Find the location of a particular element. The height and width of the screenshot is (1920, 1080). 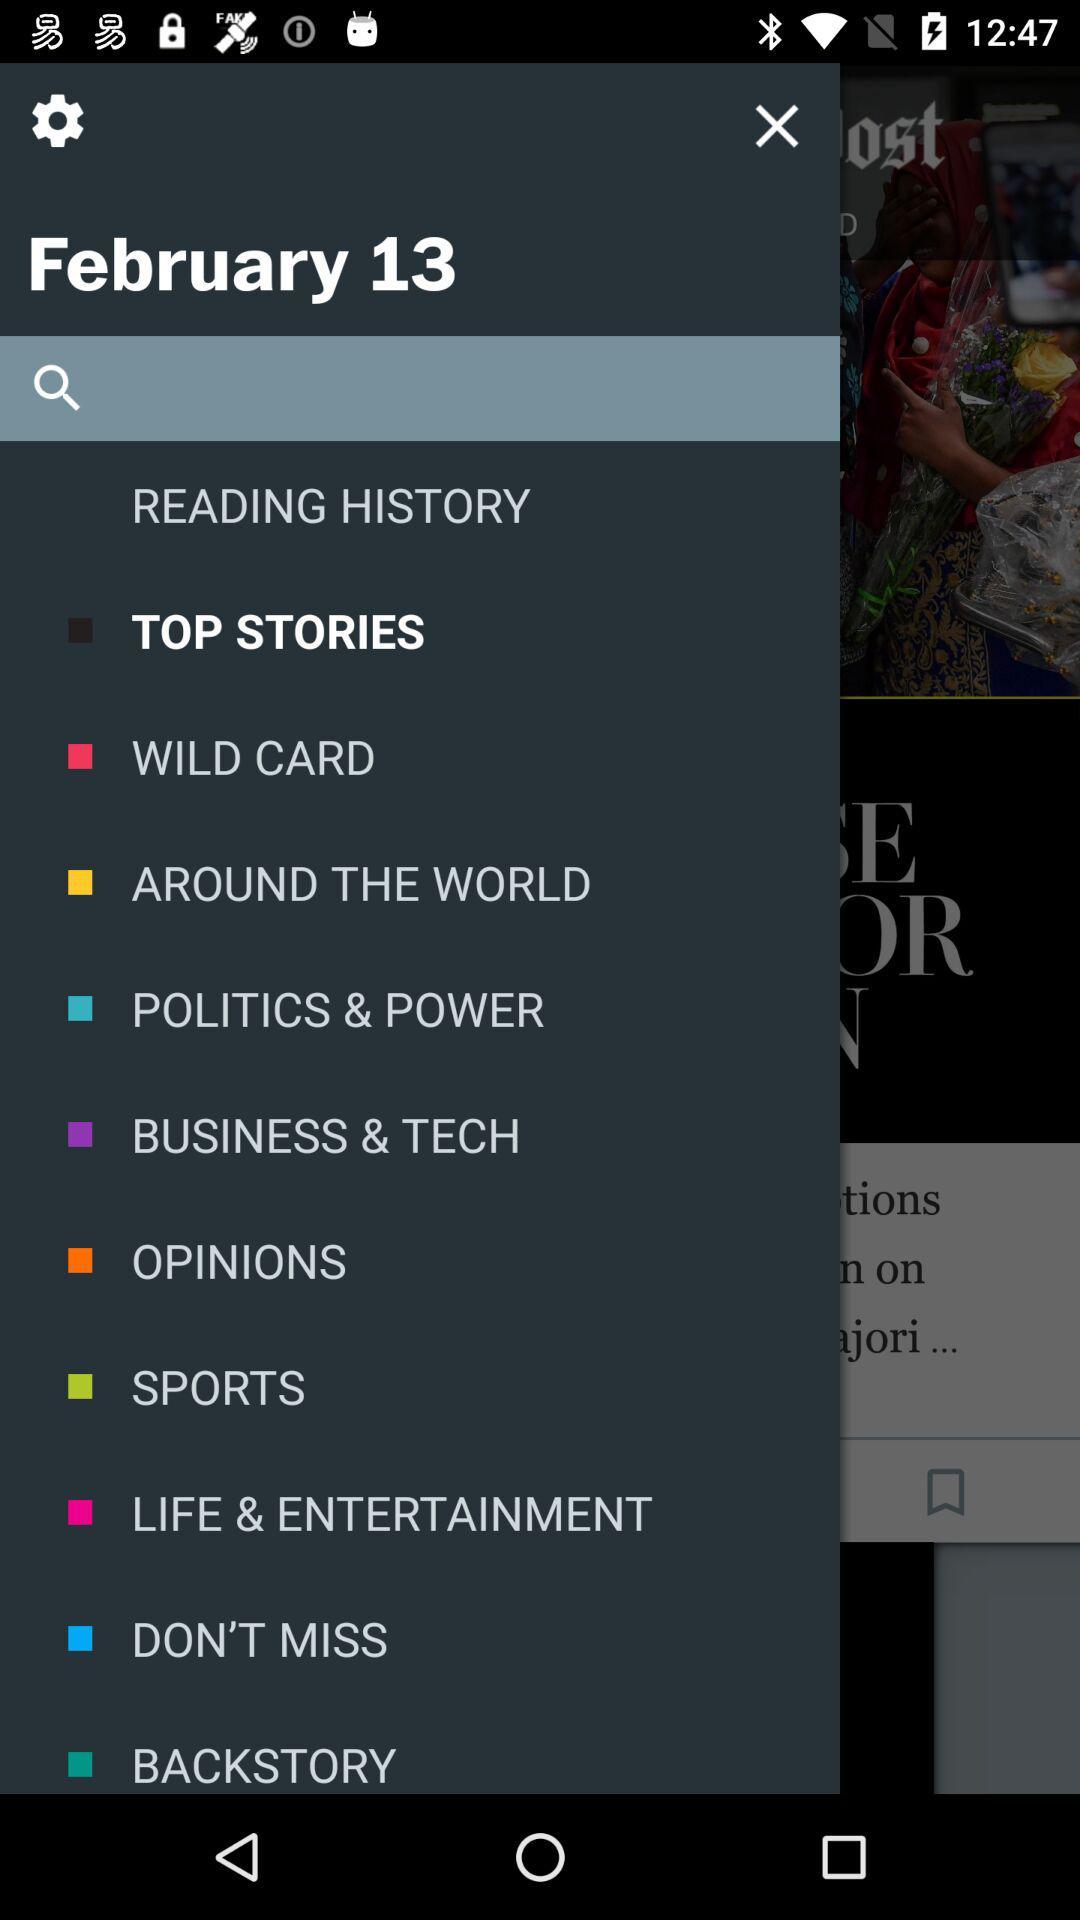

the bookmark icon is located at coordinates (945, 1492).